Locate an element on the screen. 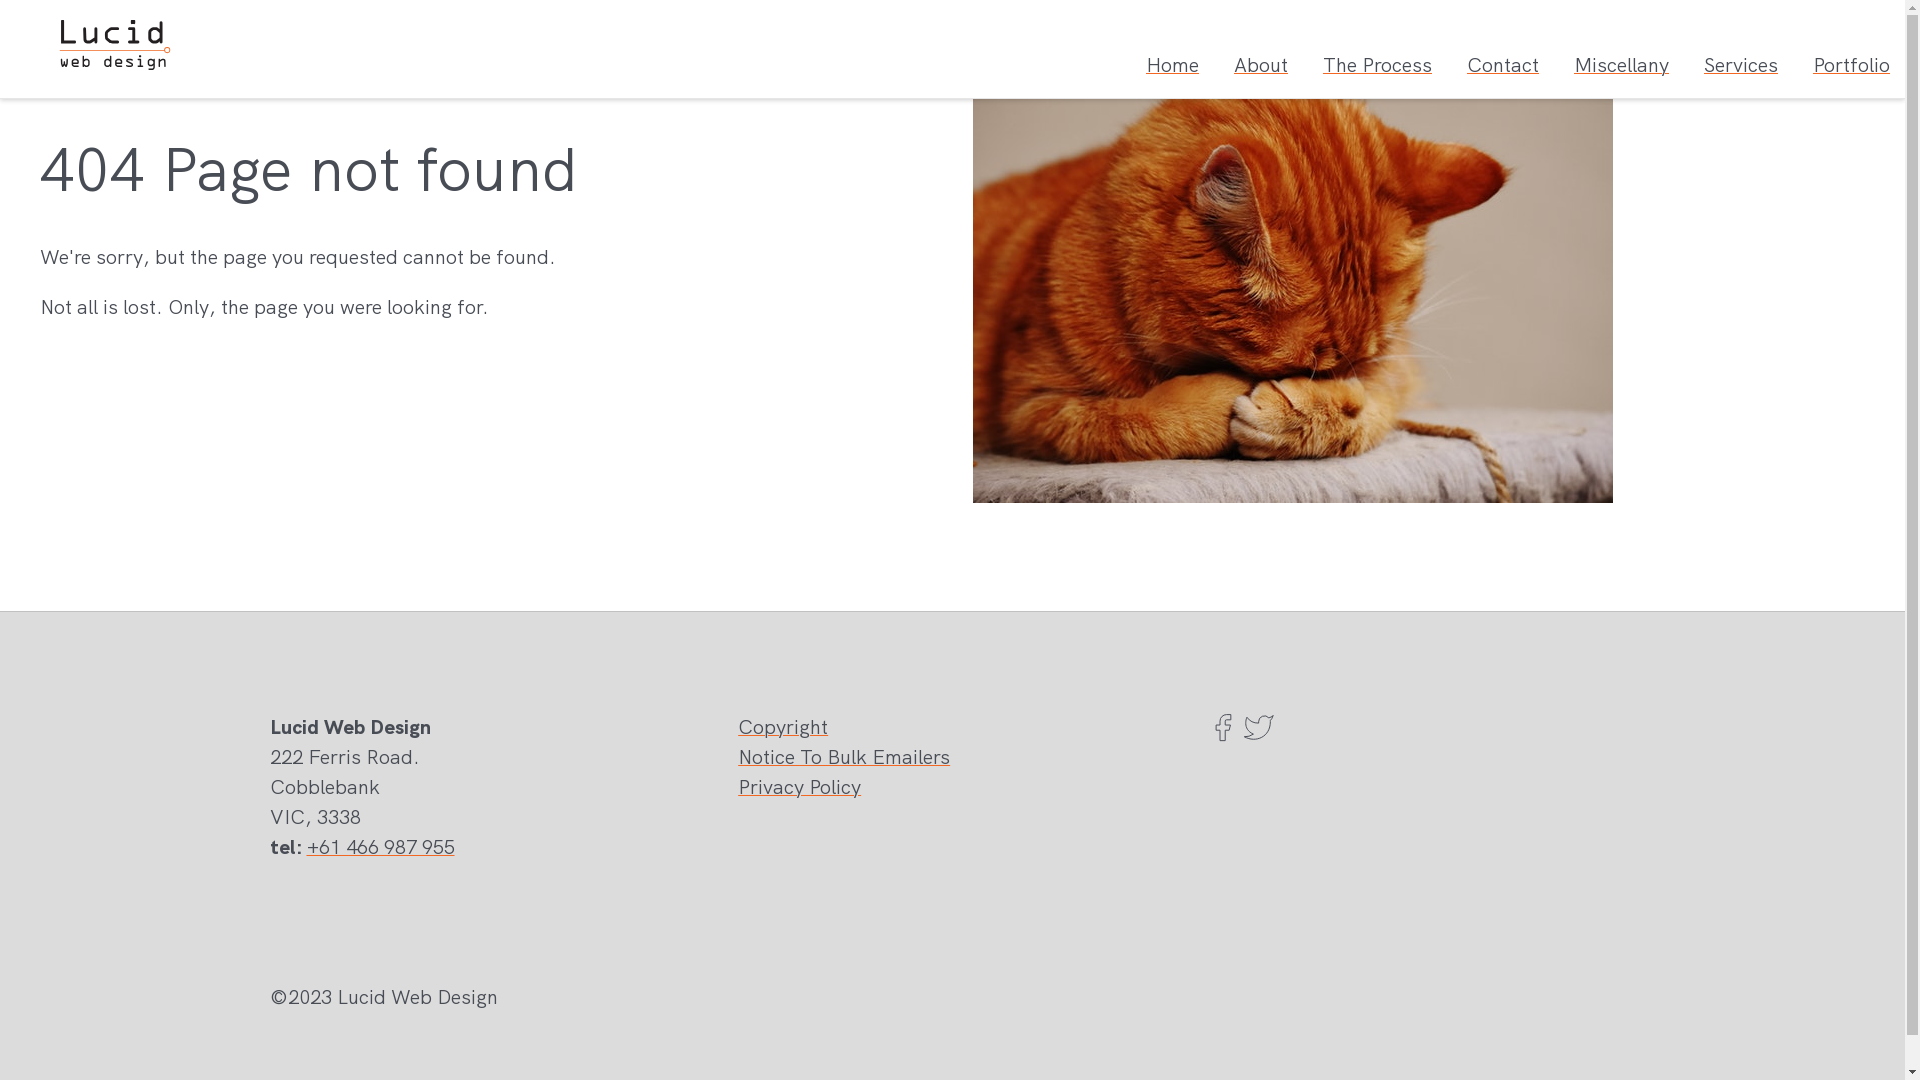 Image resolution: width=1920 pixels, height=1080 pixels. 'Contact' is located at coordinates (1502, 64).